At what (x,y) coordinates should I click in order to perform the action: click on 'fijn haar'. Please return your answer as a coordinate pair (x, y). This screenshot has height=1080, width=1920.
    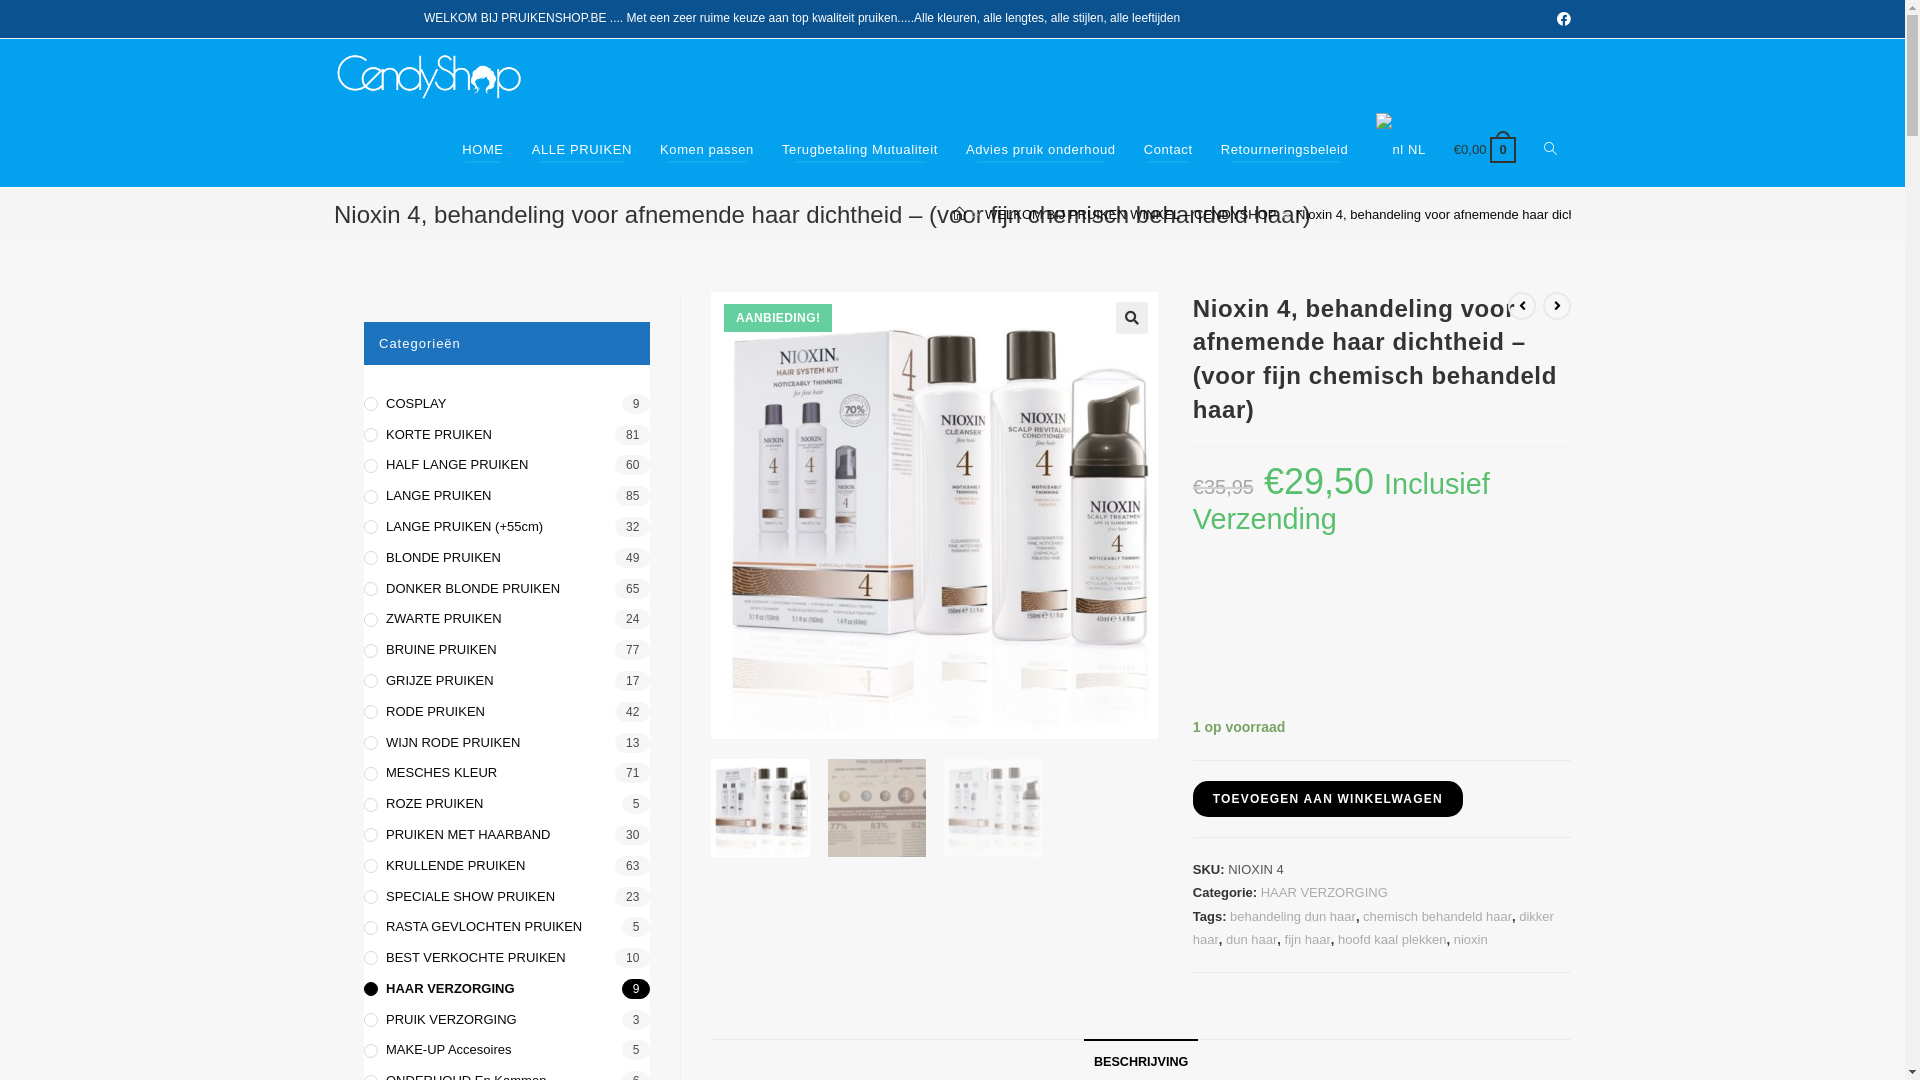
    Looking at the image, I should click on (1308, 939).